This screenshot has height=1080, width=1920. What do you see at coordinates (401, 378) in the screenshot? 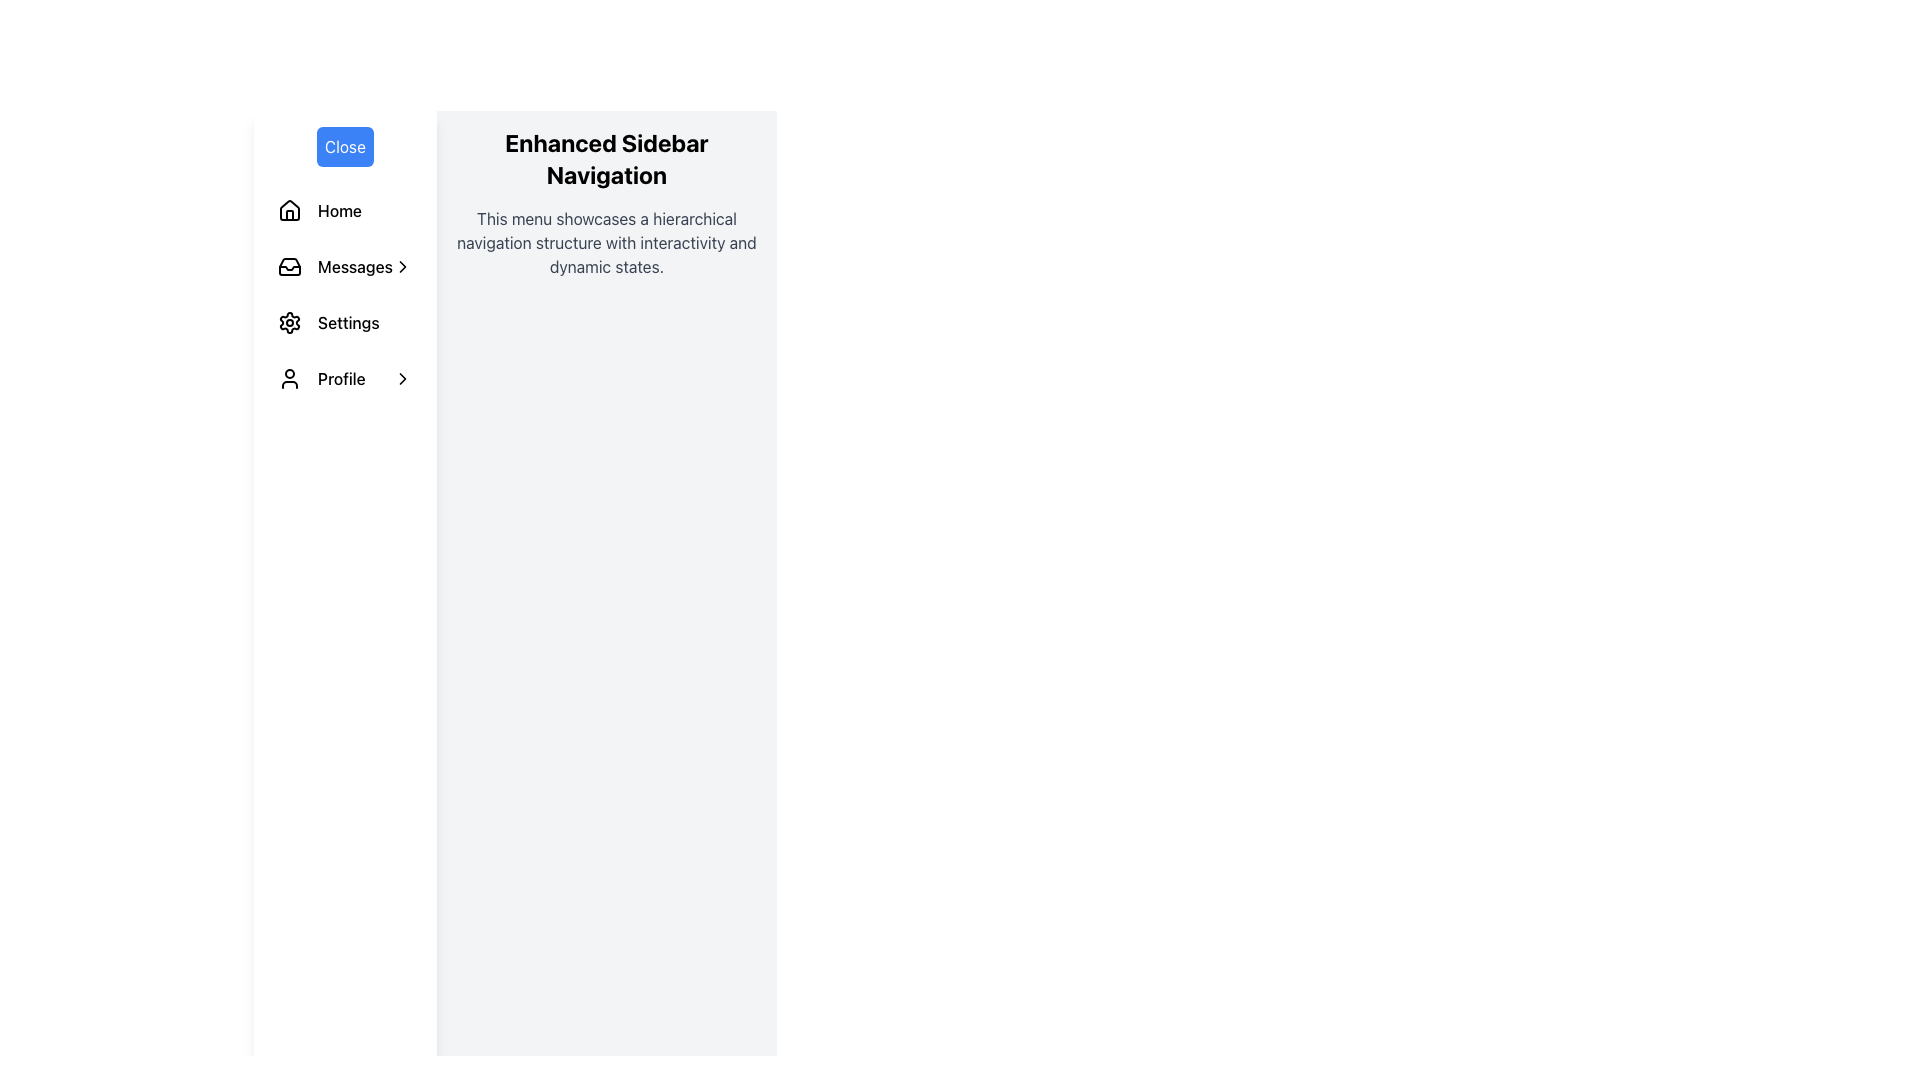
I see `the right-chevron icon located in the Profile section of the vertical navigation menu` at bounding box center [401, 378].